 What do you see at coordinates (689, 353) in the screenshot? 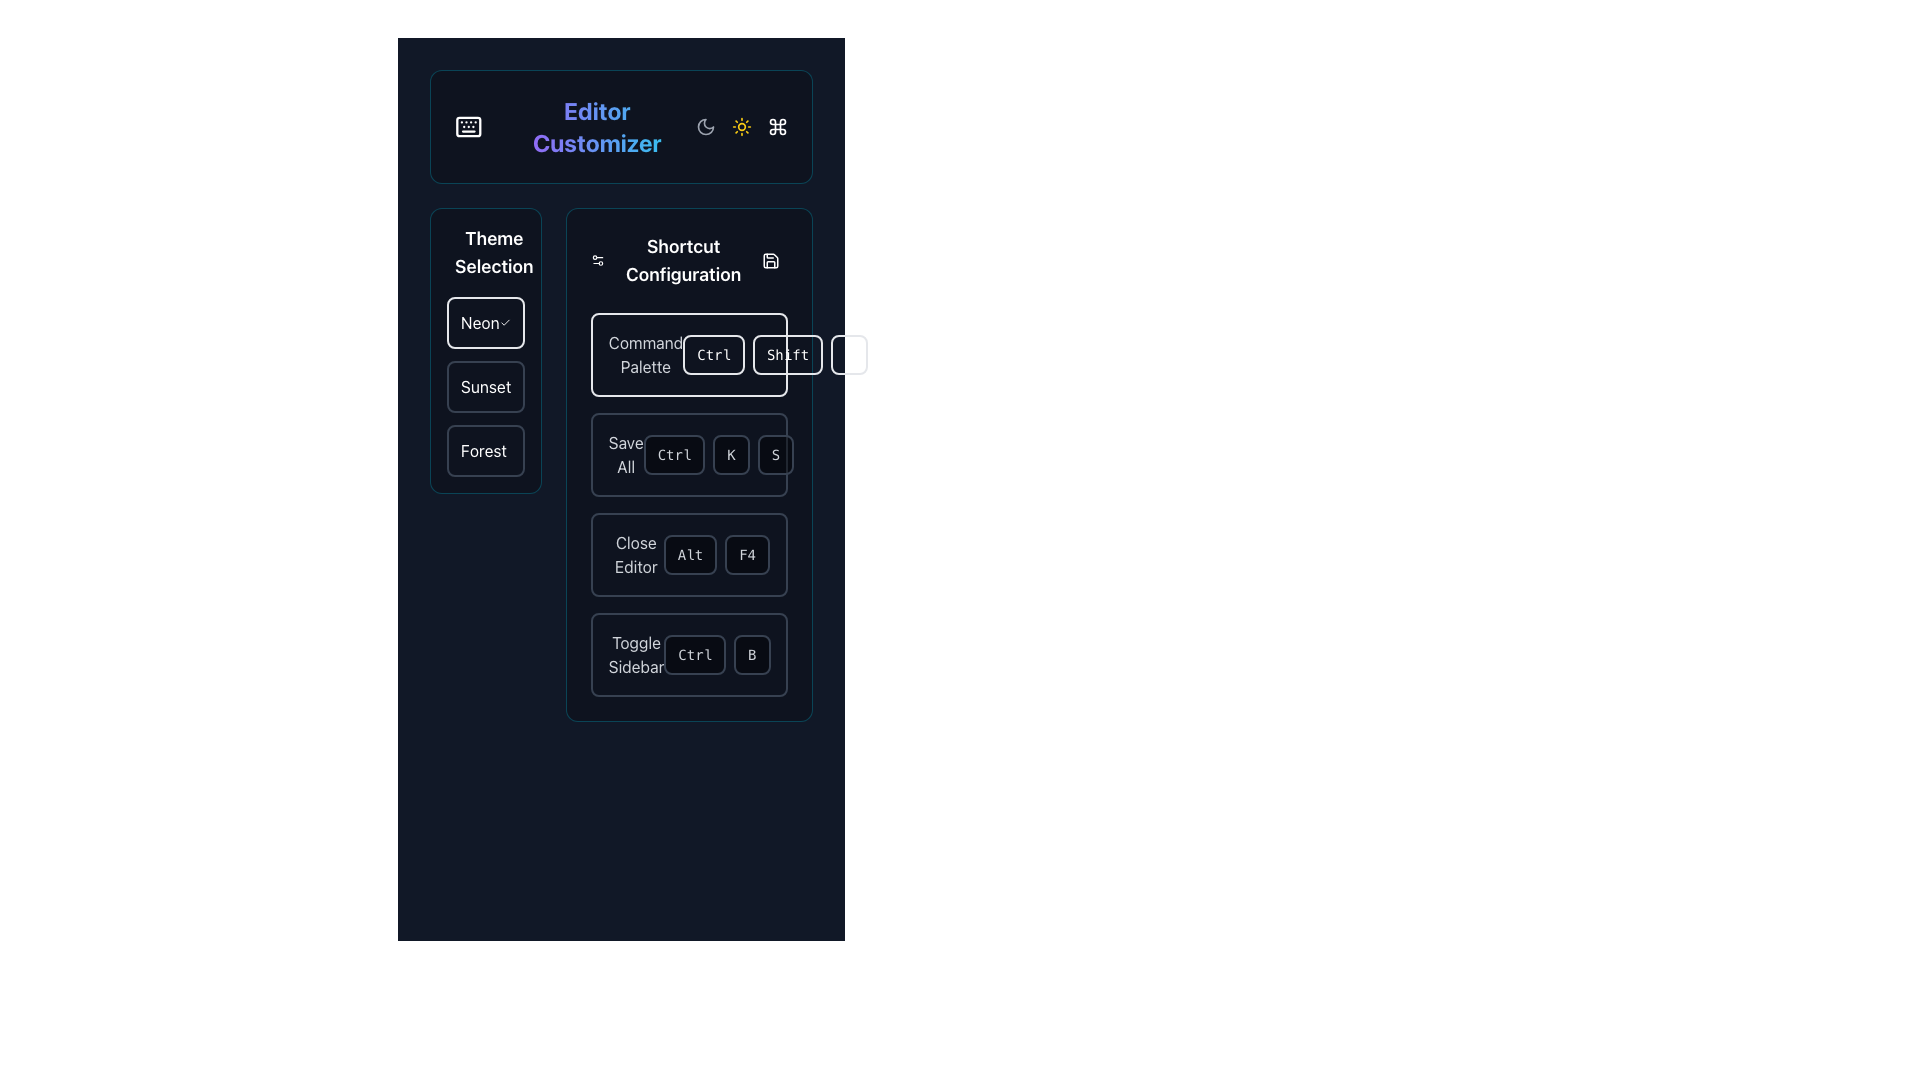
I see `the role of the 'Ctrl' key` at bounding box center [689, 353].